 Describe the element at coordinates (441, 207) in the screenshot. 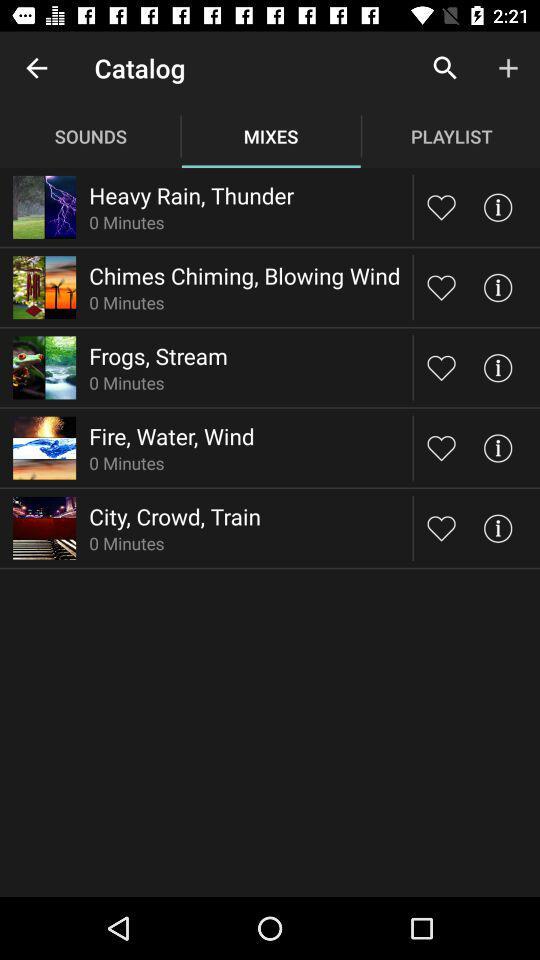

I see `this mix` at that location.